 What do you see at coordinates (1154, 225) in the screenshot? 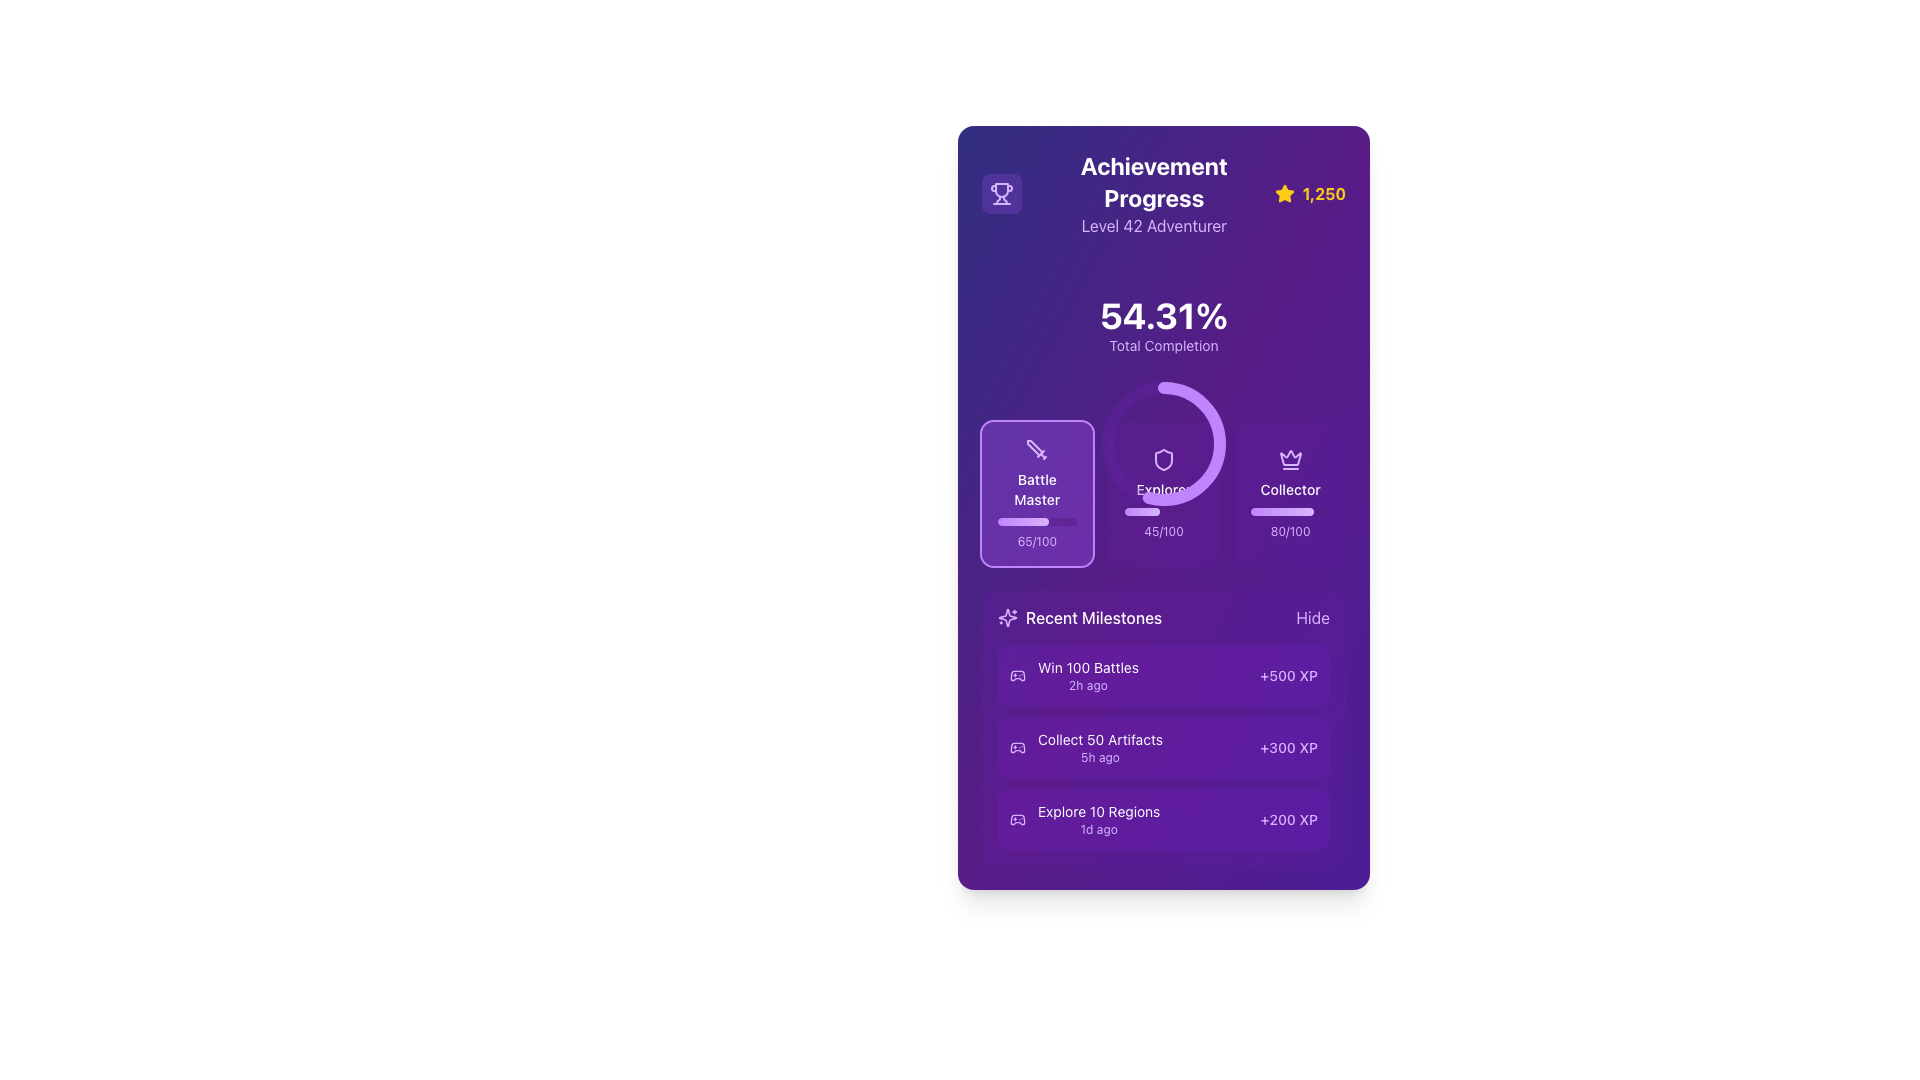
I see `the Text label displaying 'Level 42 Adventurer', which is styled in purple and located directly below the 'Achievement Progress' header` at bounding box center [1154, 225].